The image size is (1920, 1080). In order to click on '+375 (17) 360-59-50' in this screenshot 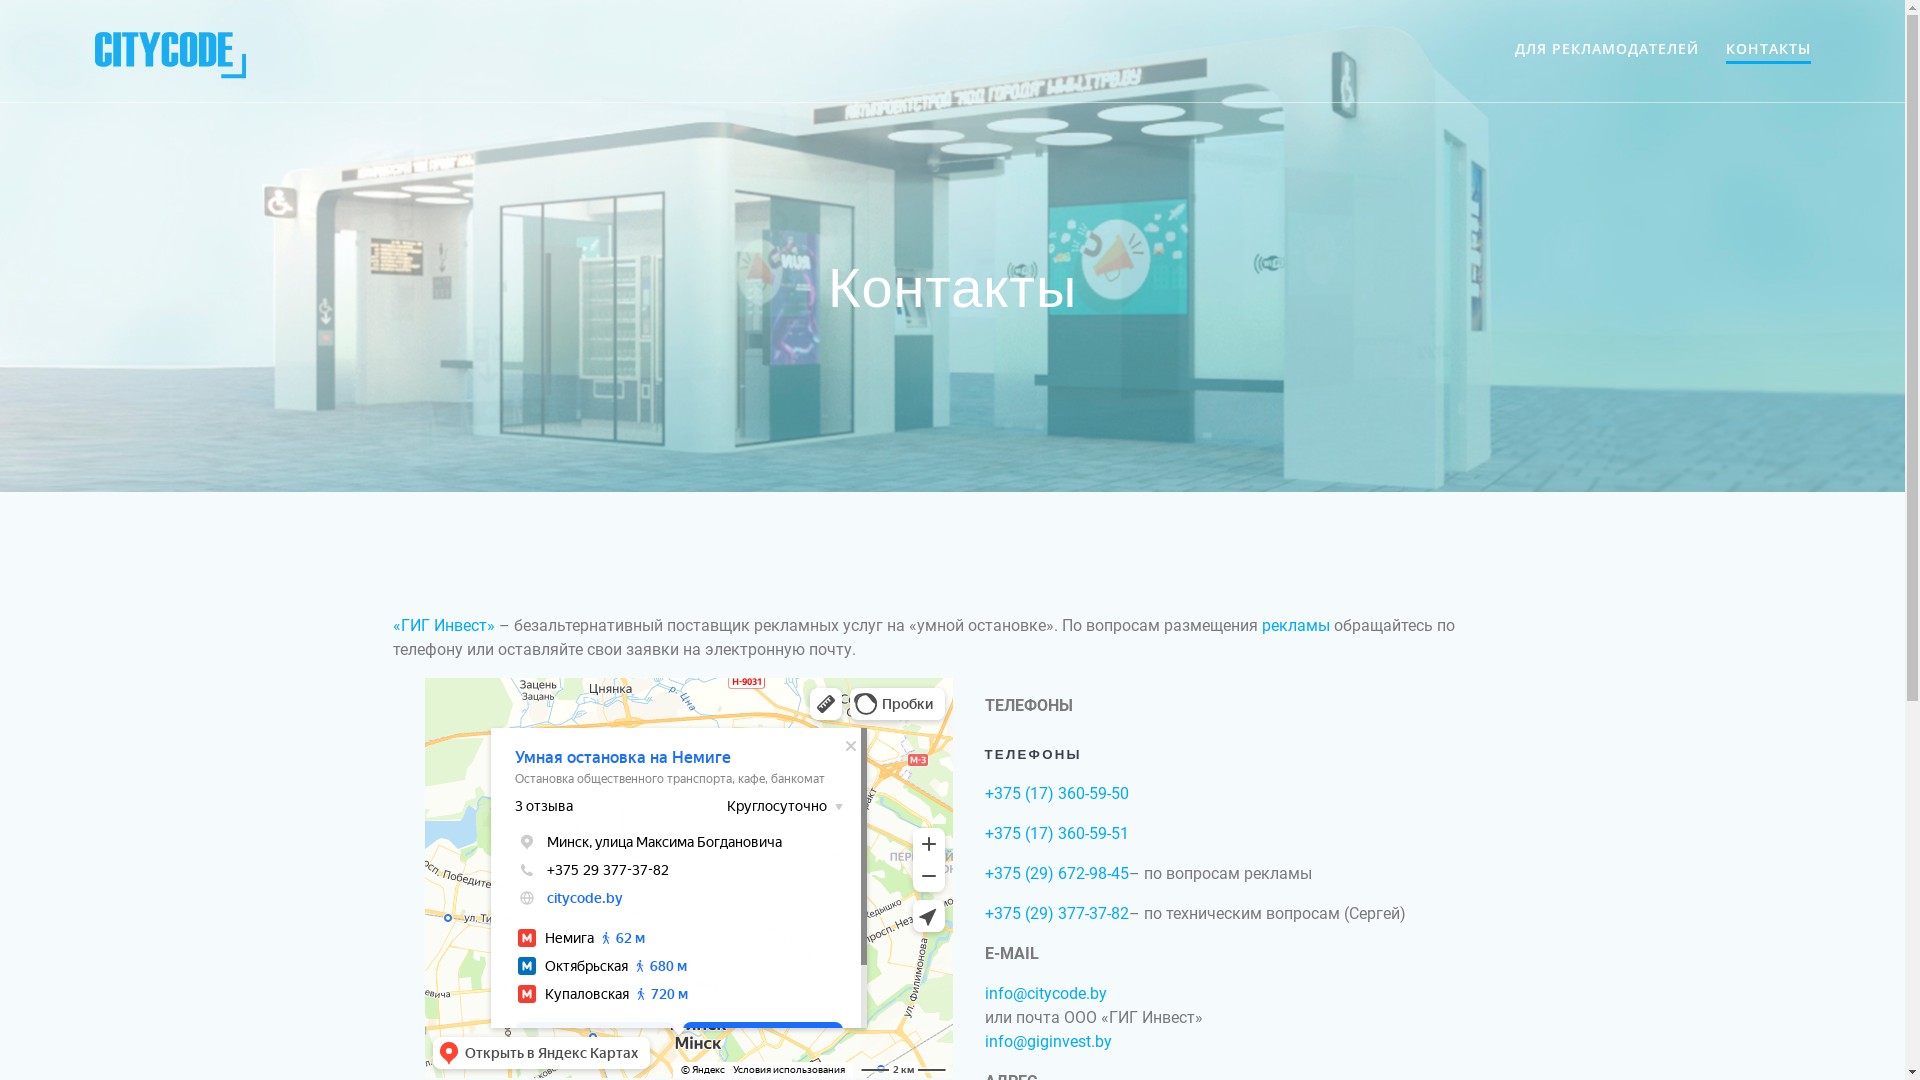, I will do `click(983, 792)`.